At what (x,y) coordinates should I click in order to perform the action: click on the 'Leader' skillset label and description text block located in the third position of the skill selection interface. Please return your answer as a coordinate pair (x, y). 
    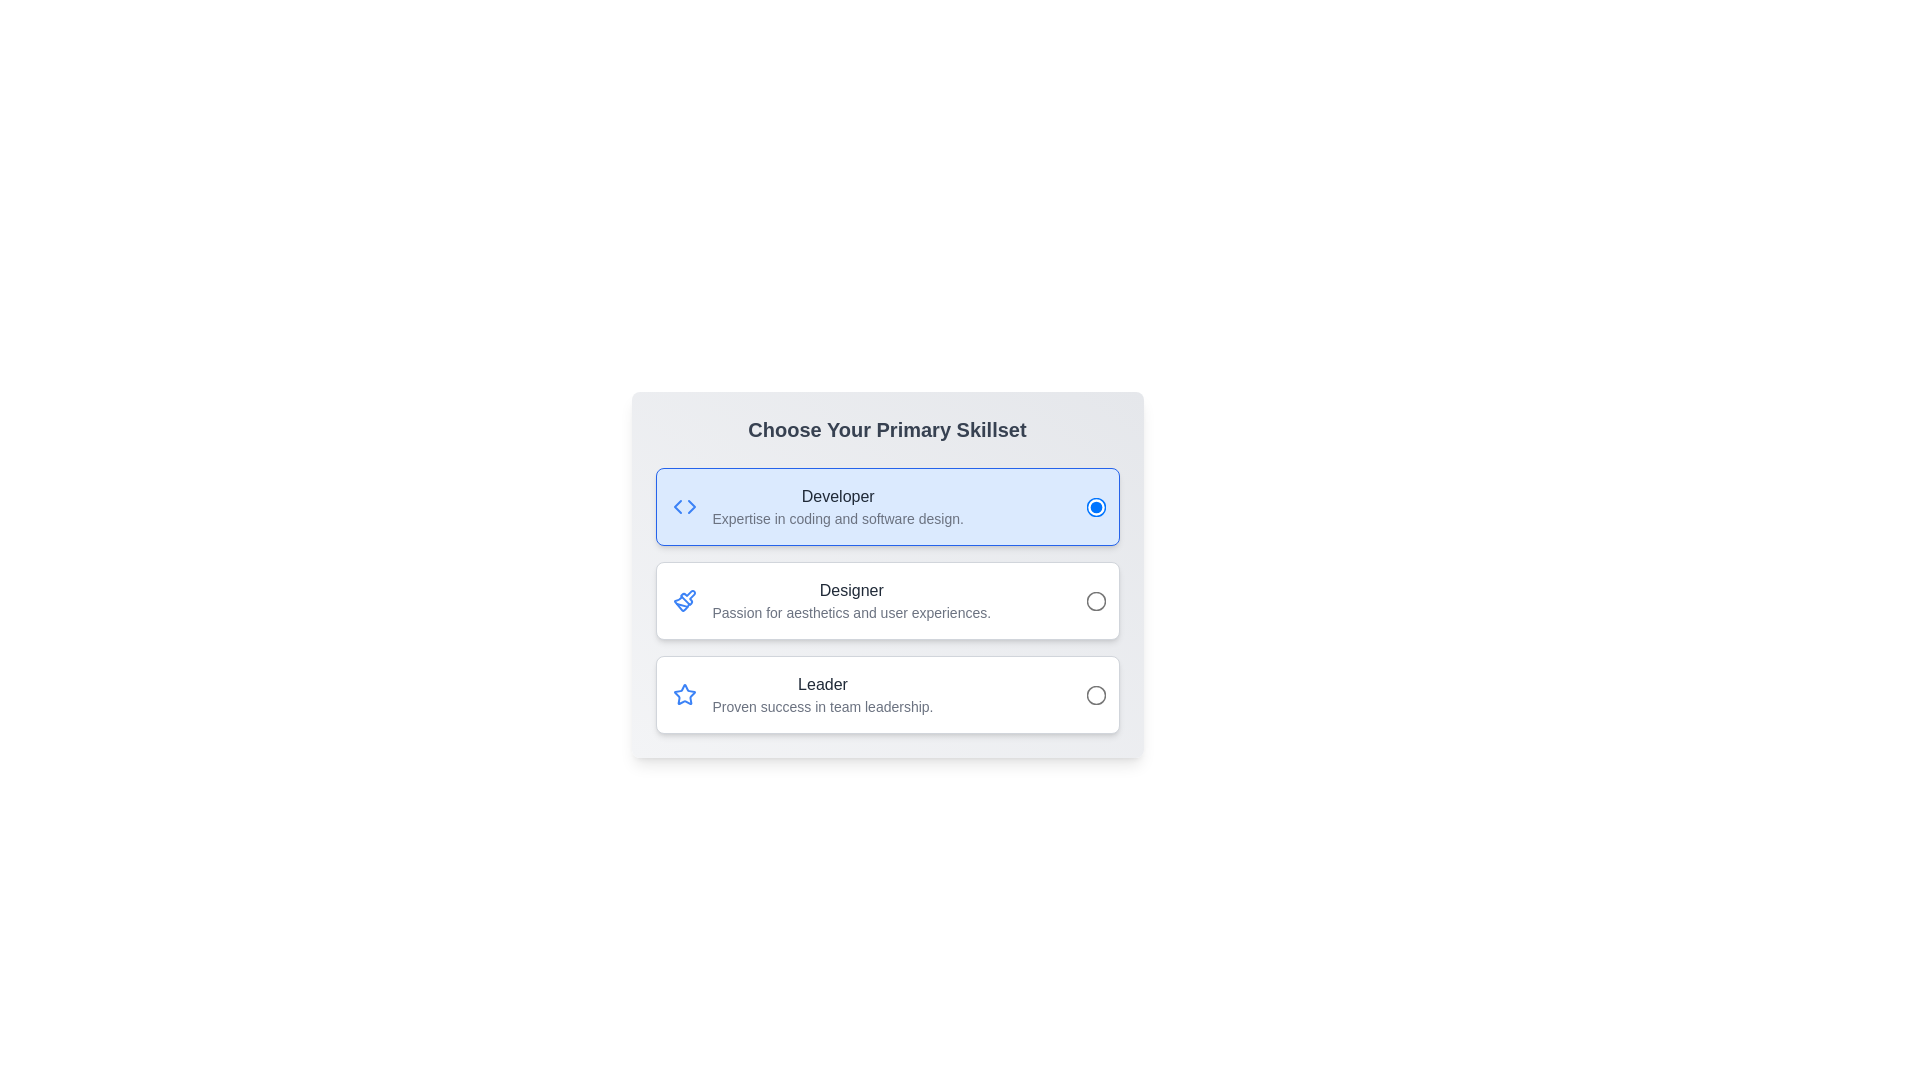
    Looking at the image, I should click on (822, 693).